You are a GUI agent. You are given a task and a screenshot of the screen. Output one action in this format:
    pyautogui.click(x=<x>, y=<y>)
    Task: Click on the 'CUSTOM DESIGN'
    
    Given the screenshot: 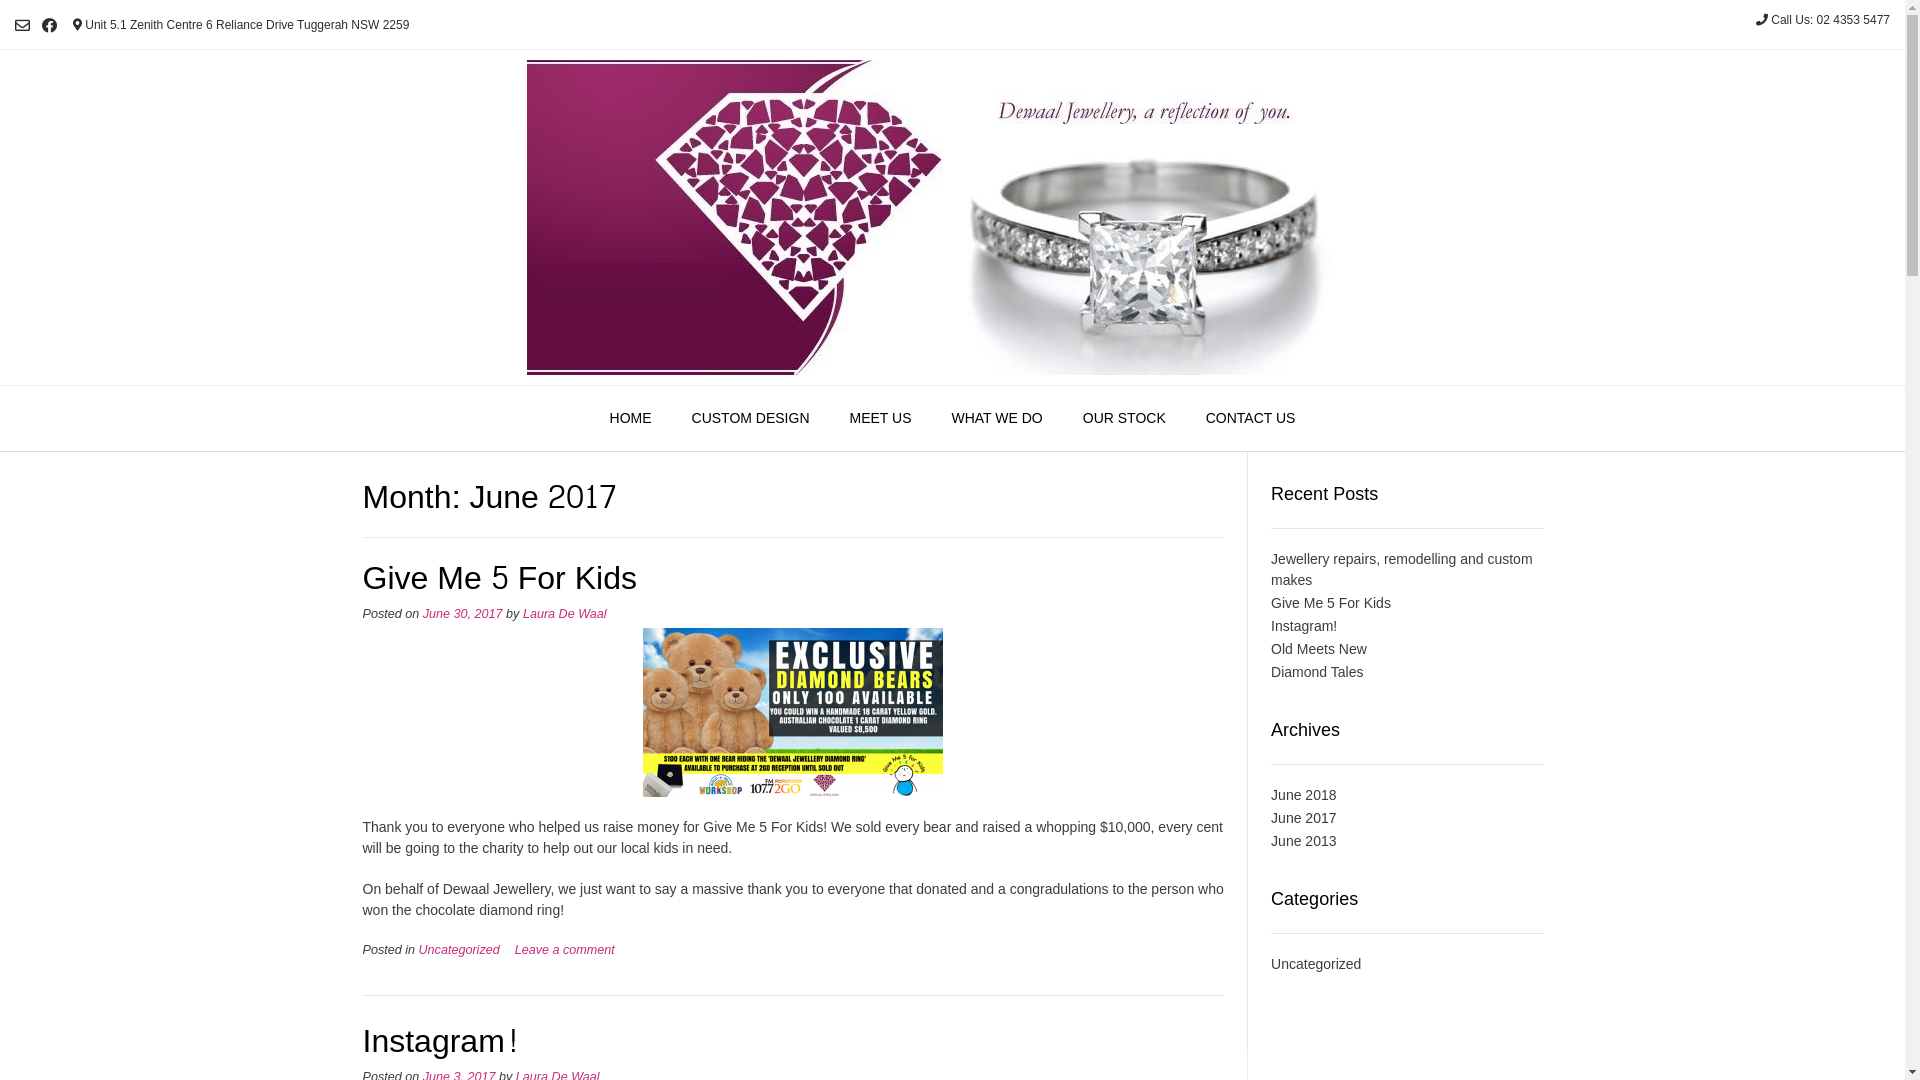 What is the action you would take?
    pyautogui.click(x=749, y=418)
    